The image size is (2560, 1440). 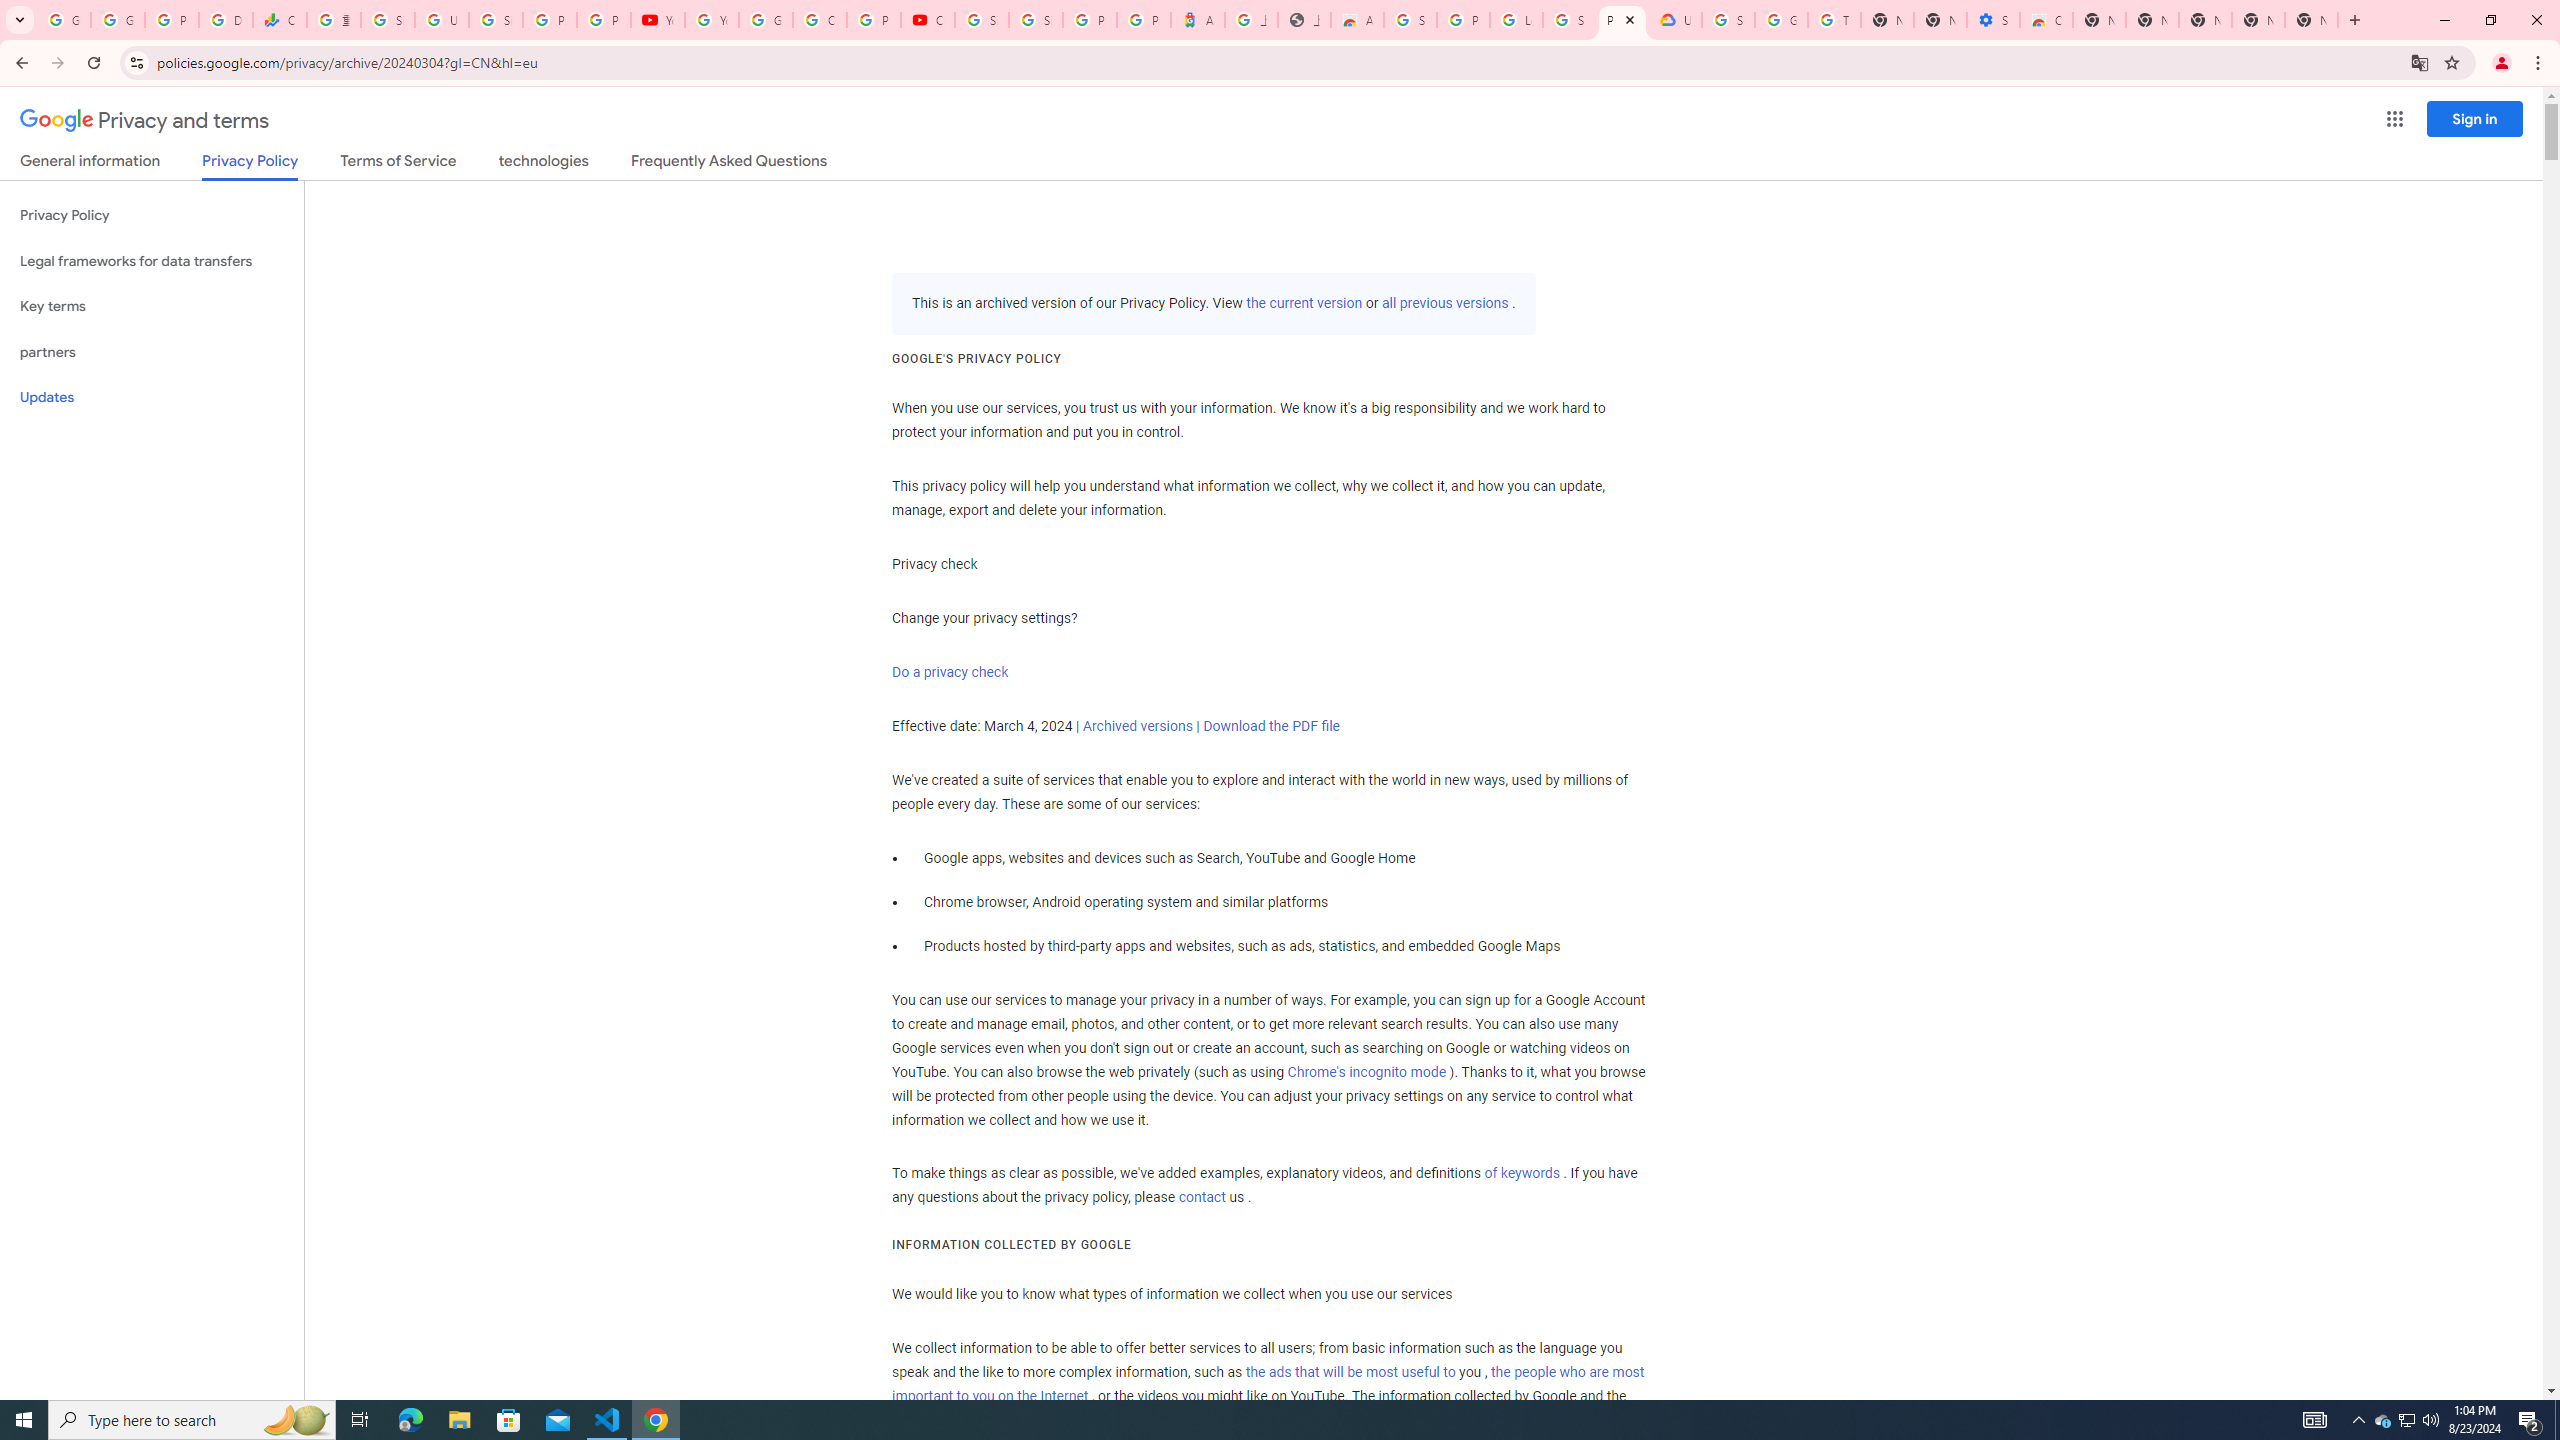 I want to click on 'New Tab', so click(x=2311, y=19).